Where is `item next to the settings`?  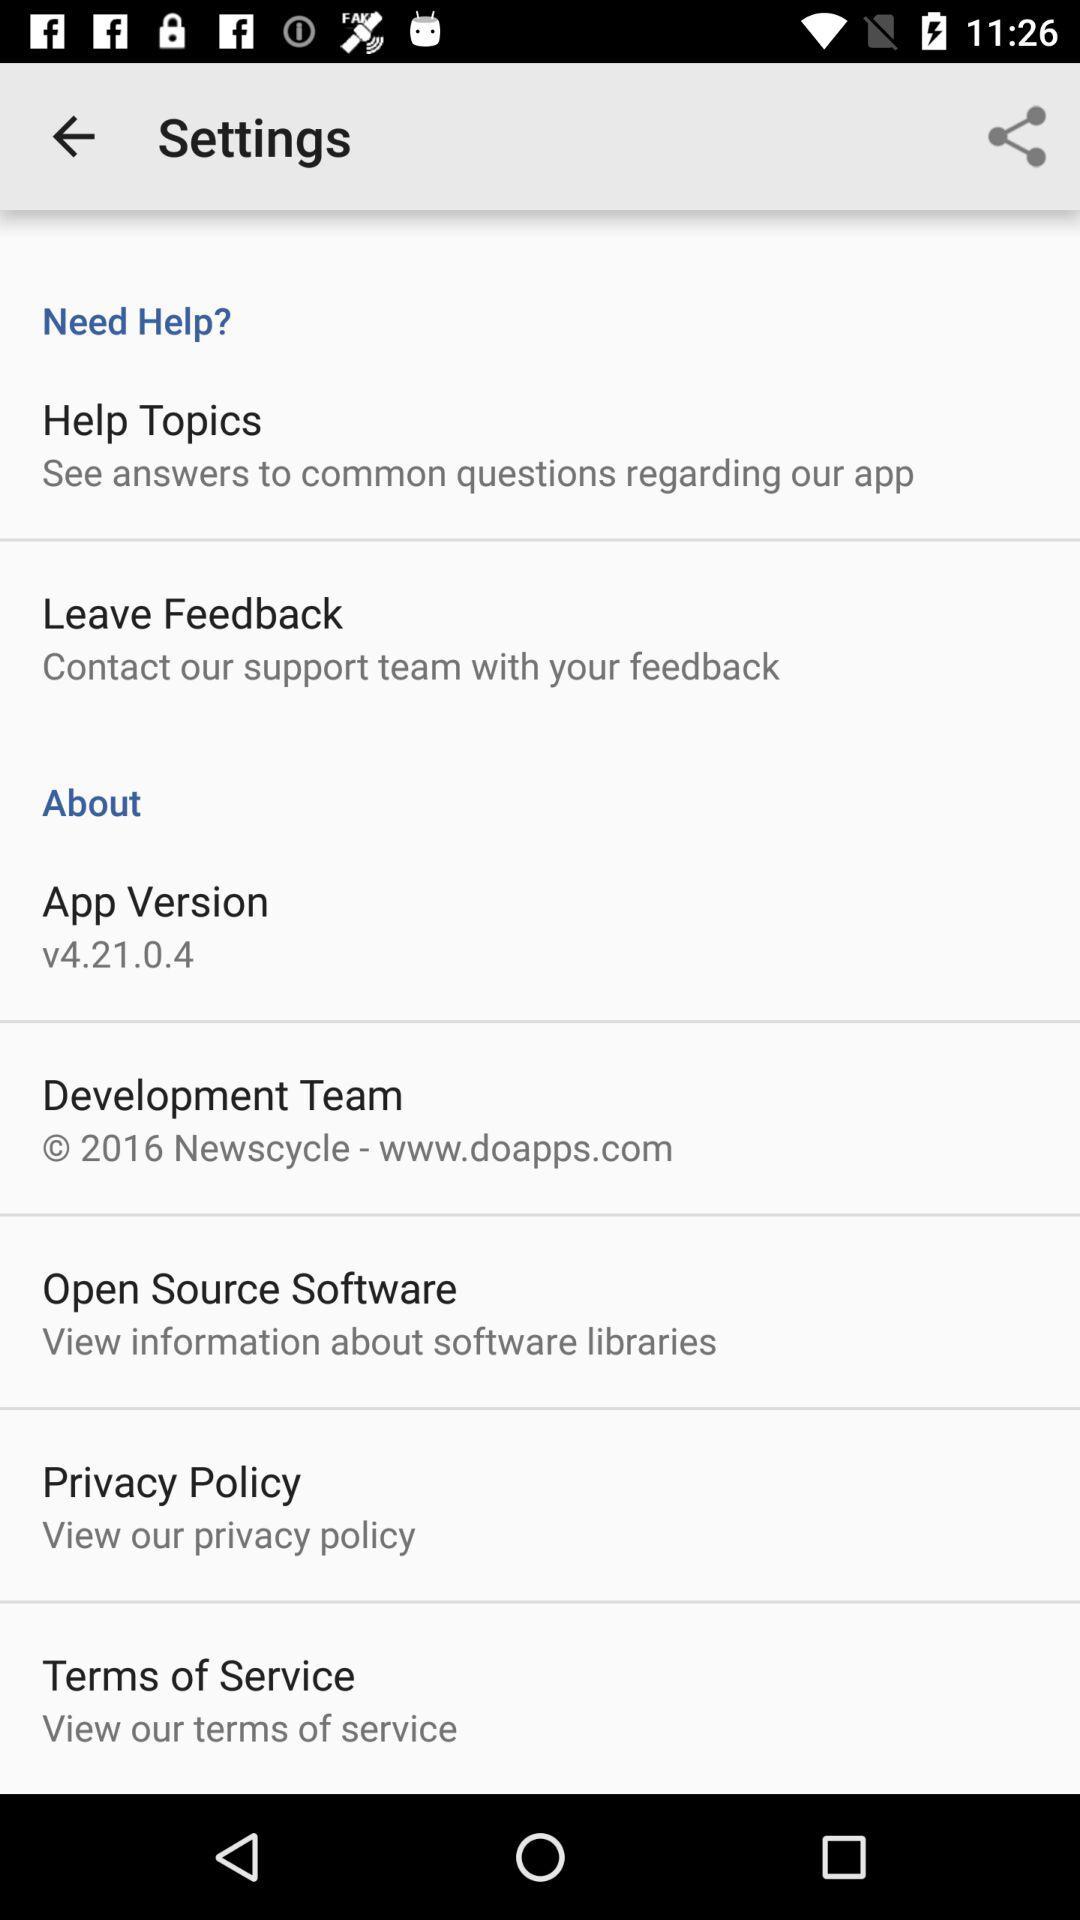
item next to the settings is located at coordinates (72, 135).